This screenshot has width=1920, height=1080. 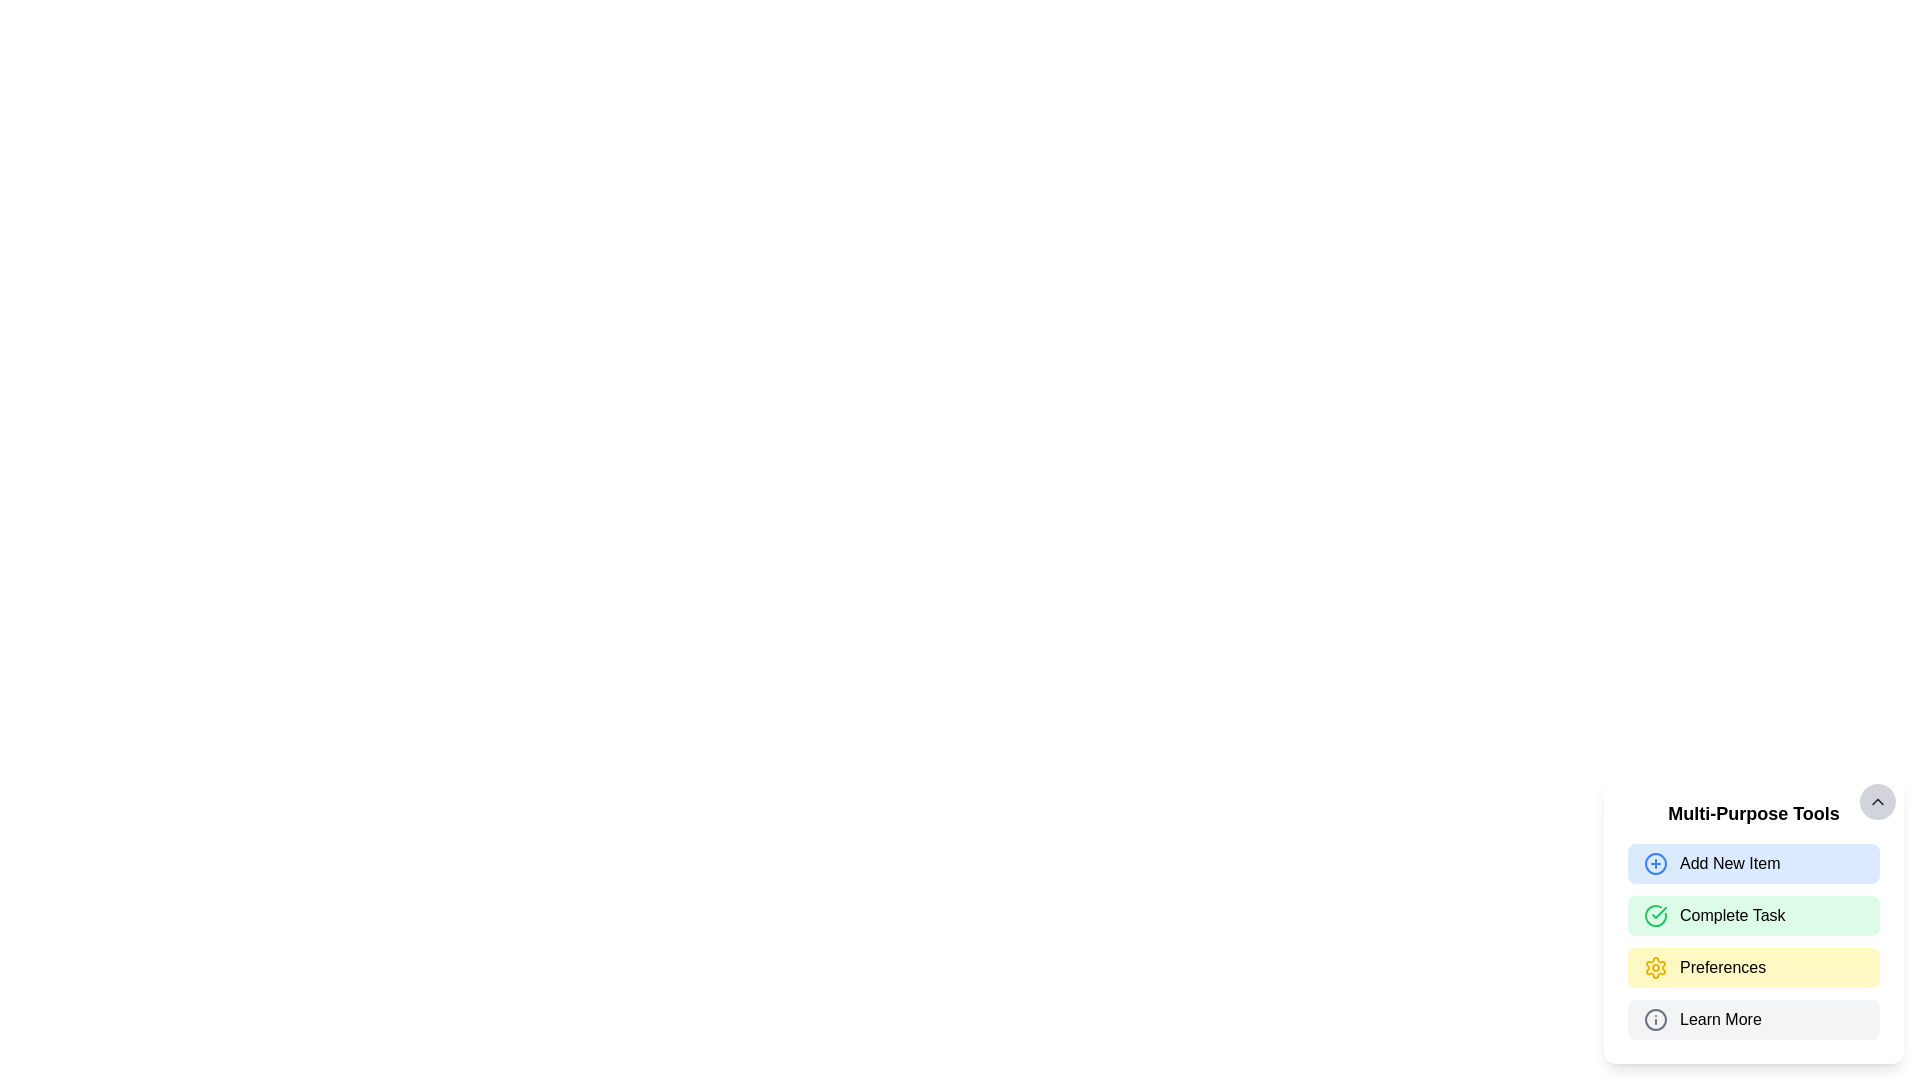 What do you see at coordinates (1752, 920) in the screenshot?
I see `the button that marks a task as complete, located in the second position from the top in the 'Multi-Purpose Tools' panel` at bounding box center [1752, 920].